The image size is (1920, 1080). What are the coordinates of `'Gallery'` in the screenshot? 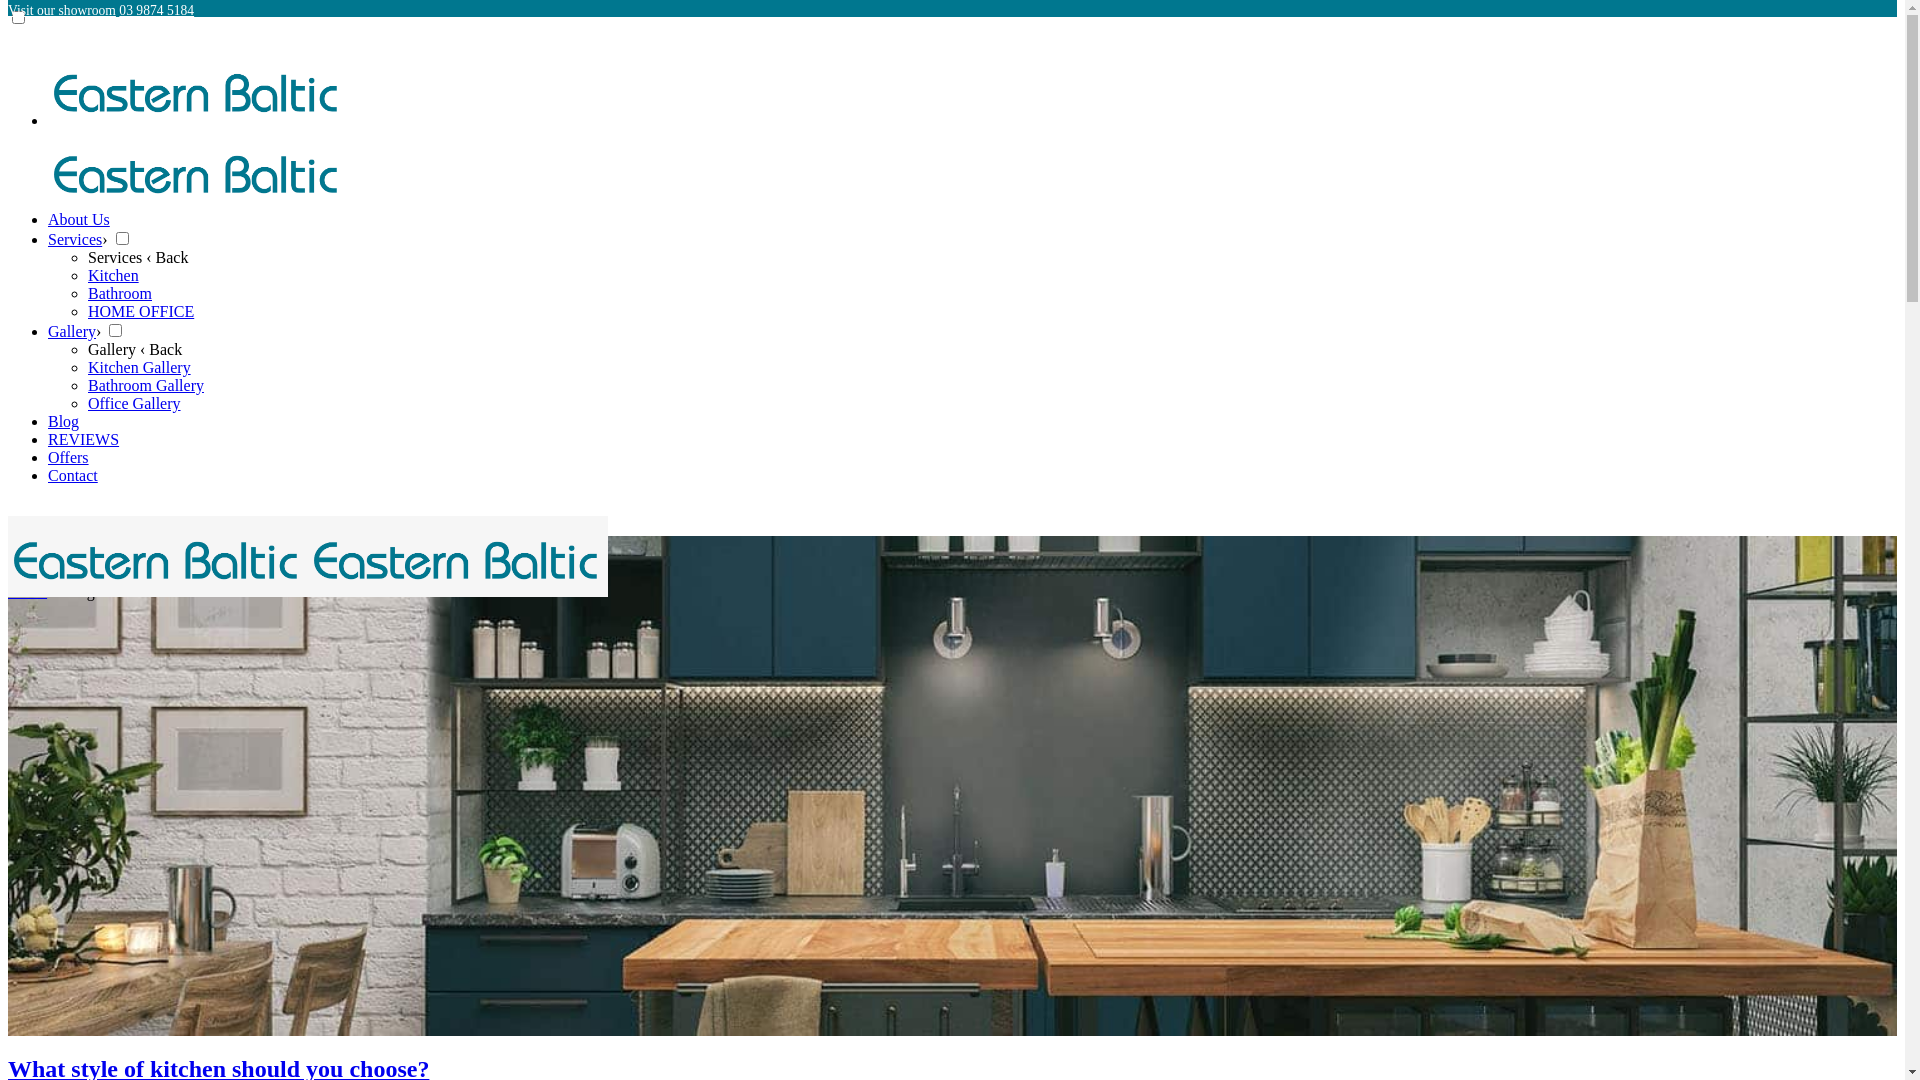 It's located at (48, 330).